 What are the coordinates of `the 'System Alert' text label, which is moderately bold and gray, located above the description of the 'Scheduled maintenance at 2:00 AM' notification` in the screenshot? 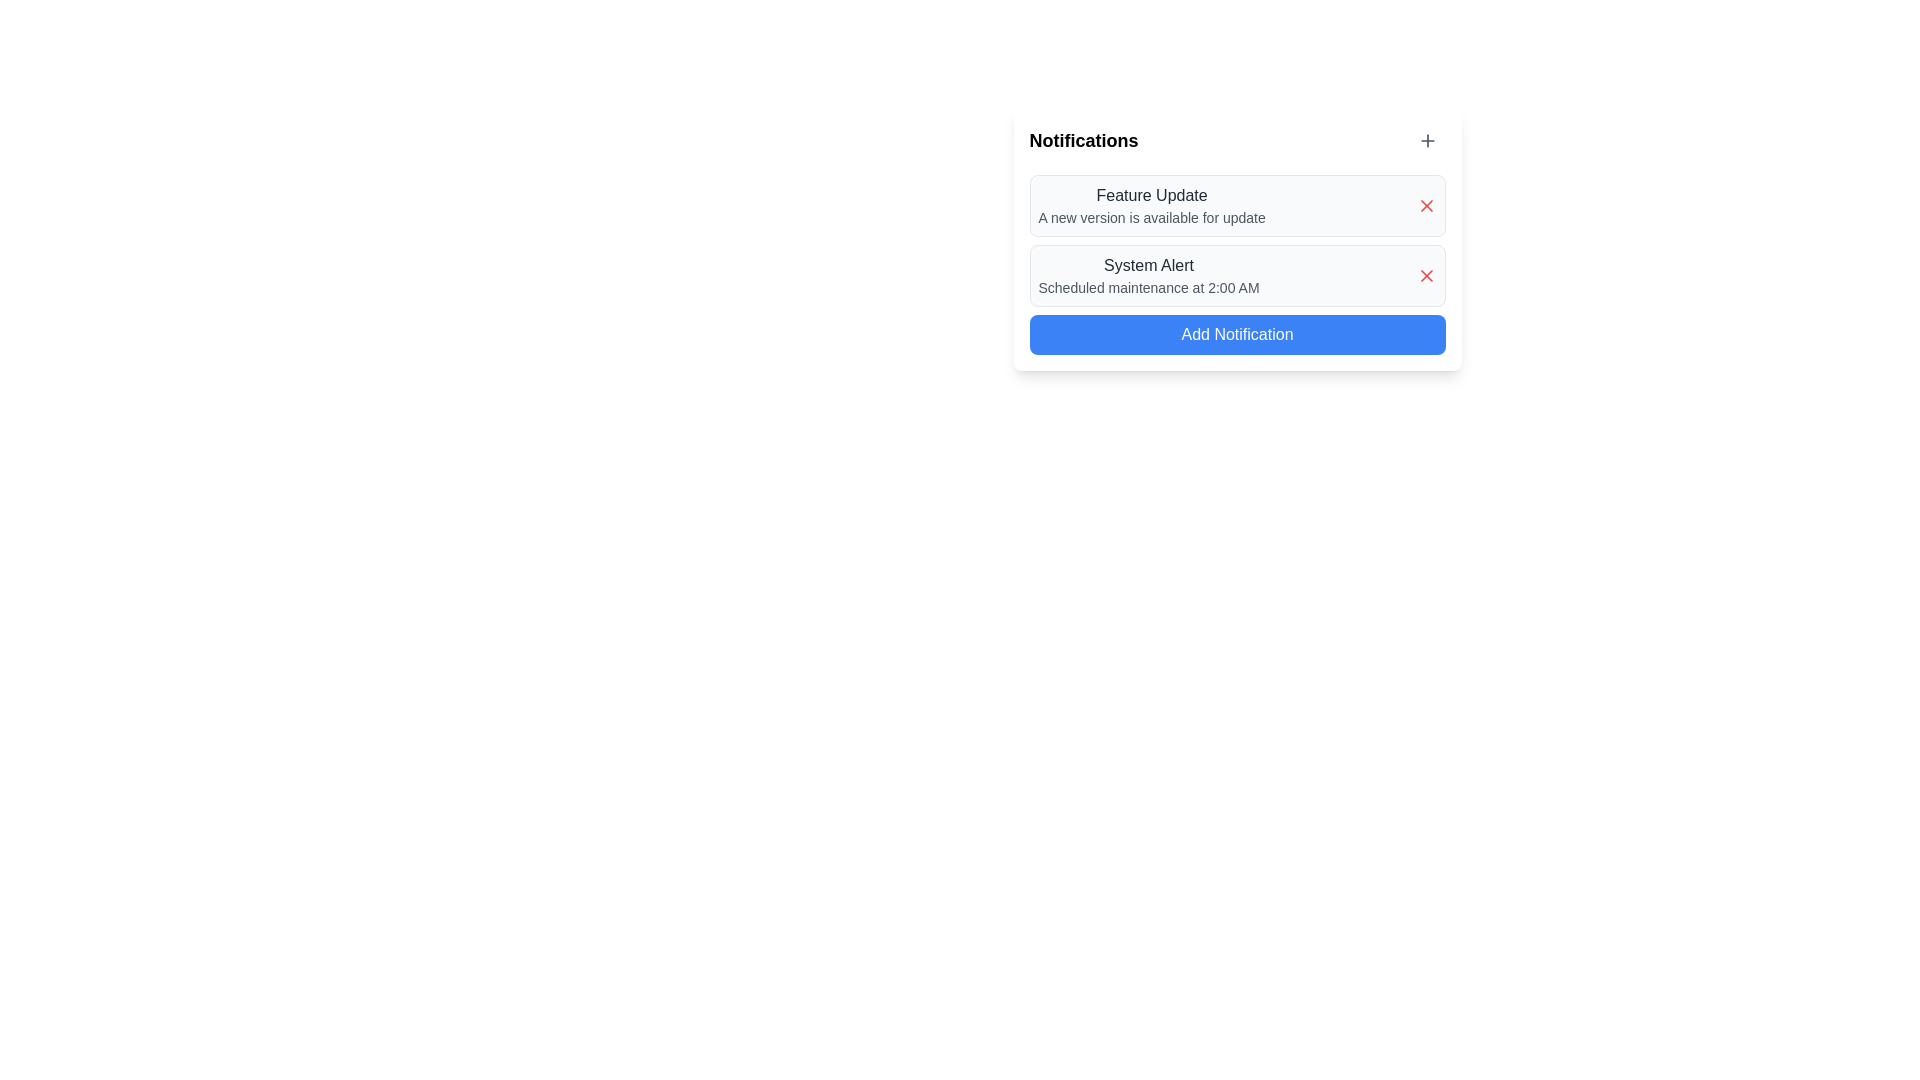 It's located at (1148, 265).